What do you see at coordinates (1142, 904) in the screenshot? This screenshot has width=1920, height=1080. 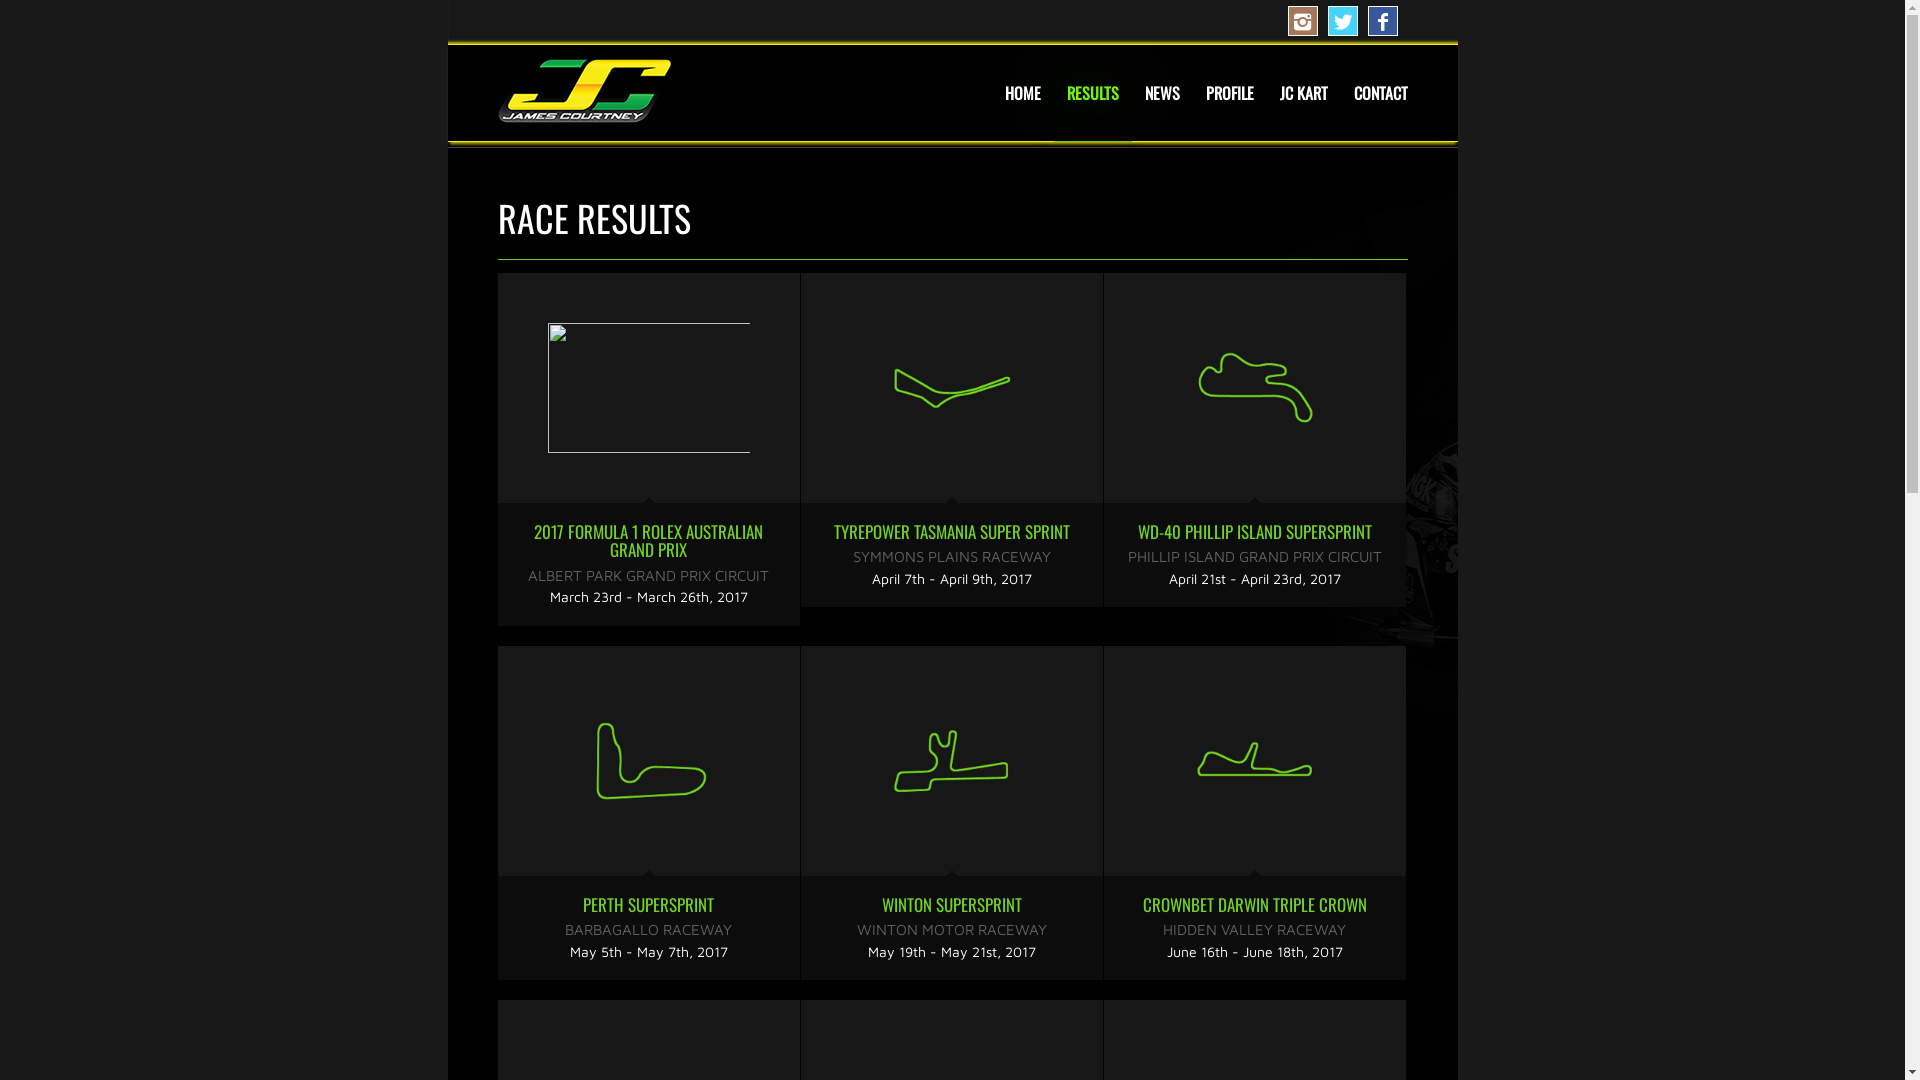 I see `'CROWNBET DARWIN TRIPLE CROWN'` at bounding box center [1142, 904].